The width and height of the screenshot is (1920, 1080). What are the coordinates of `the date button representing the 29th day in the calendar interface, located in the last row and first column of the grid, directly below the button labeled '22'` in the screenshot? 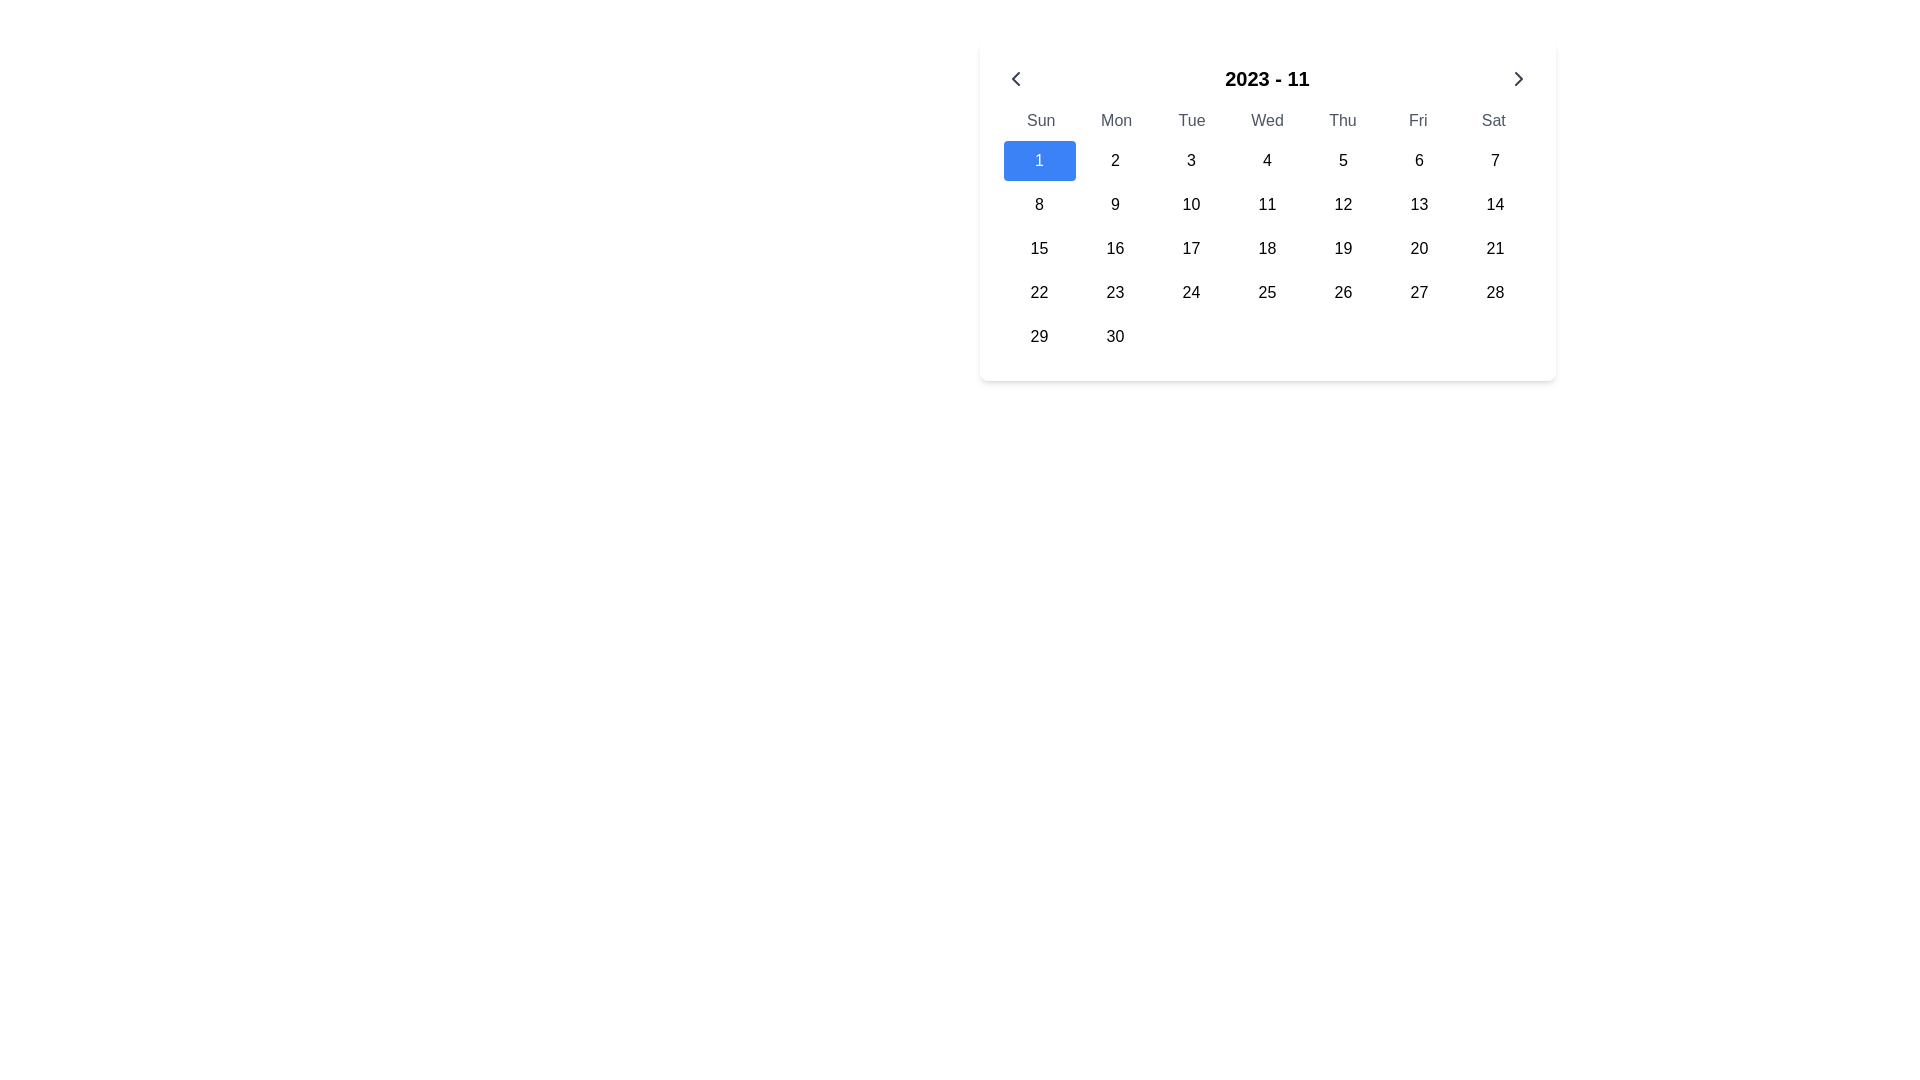 It's located at (1039, 335).